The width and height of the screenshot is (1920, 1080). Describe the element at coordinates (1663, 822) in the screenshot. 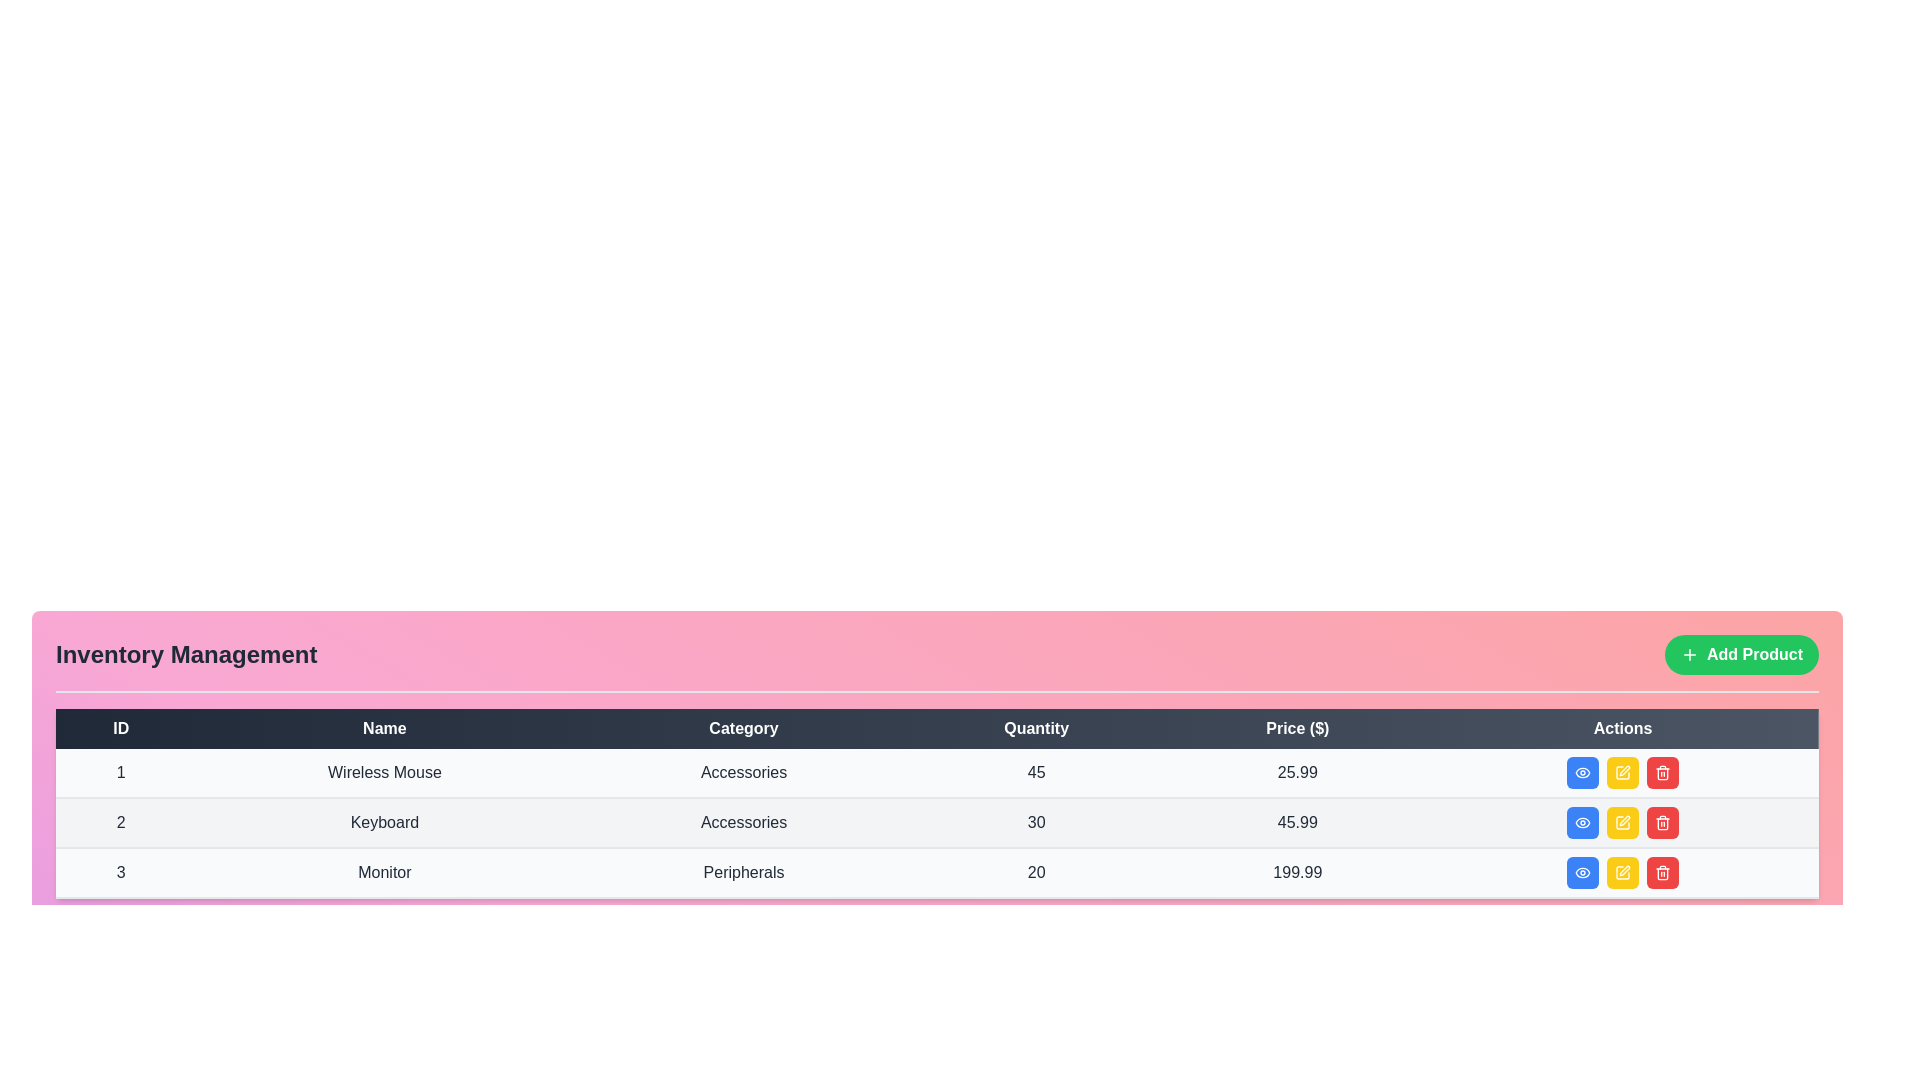

I see `the delete icon button located at the rightmost side of the last row in the 'Actions' column of the table` at that location.